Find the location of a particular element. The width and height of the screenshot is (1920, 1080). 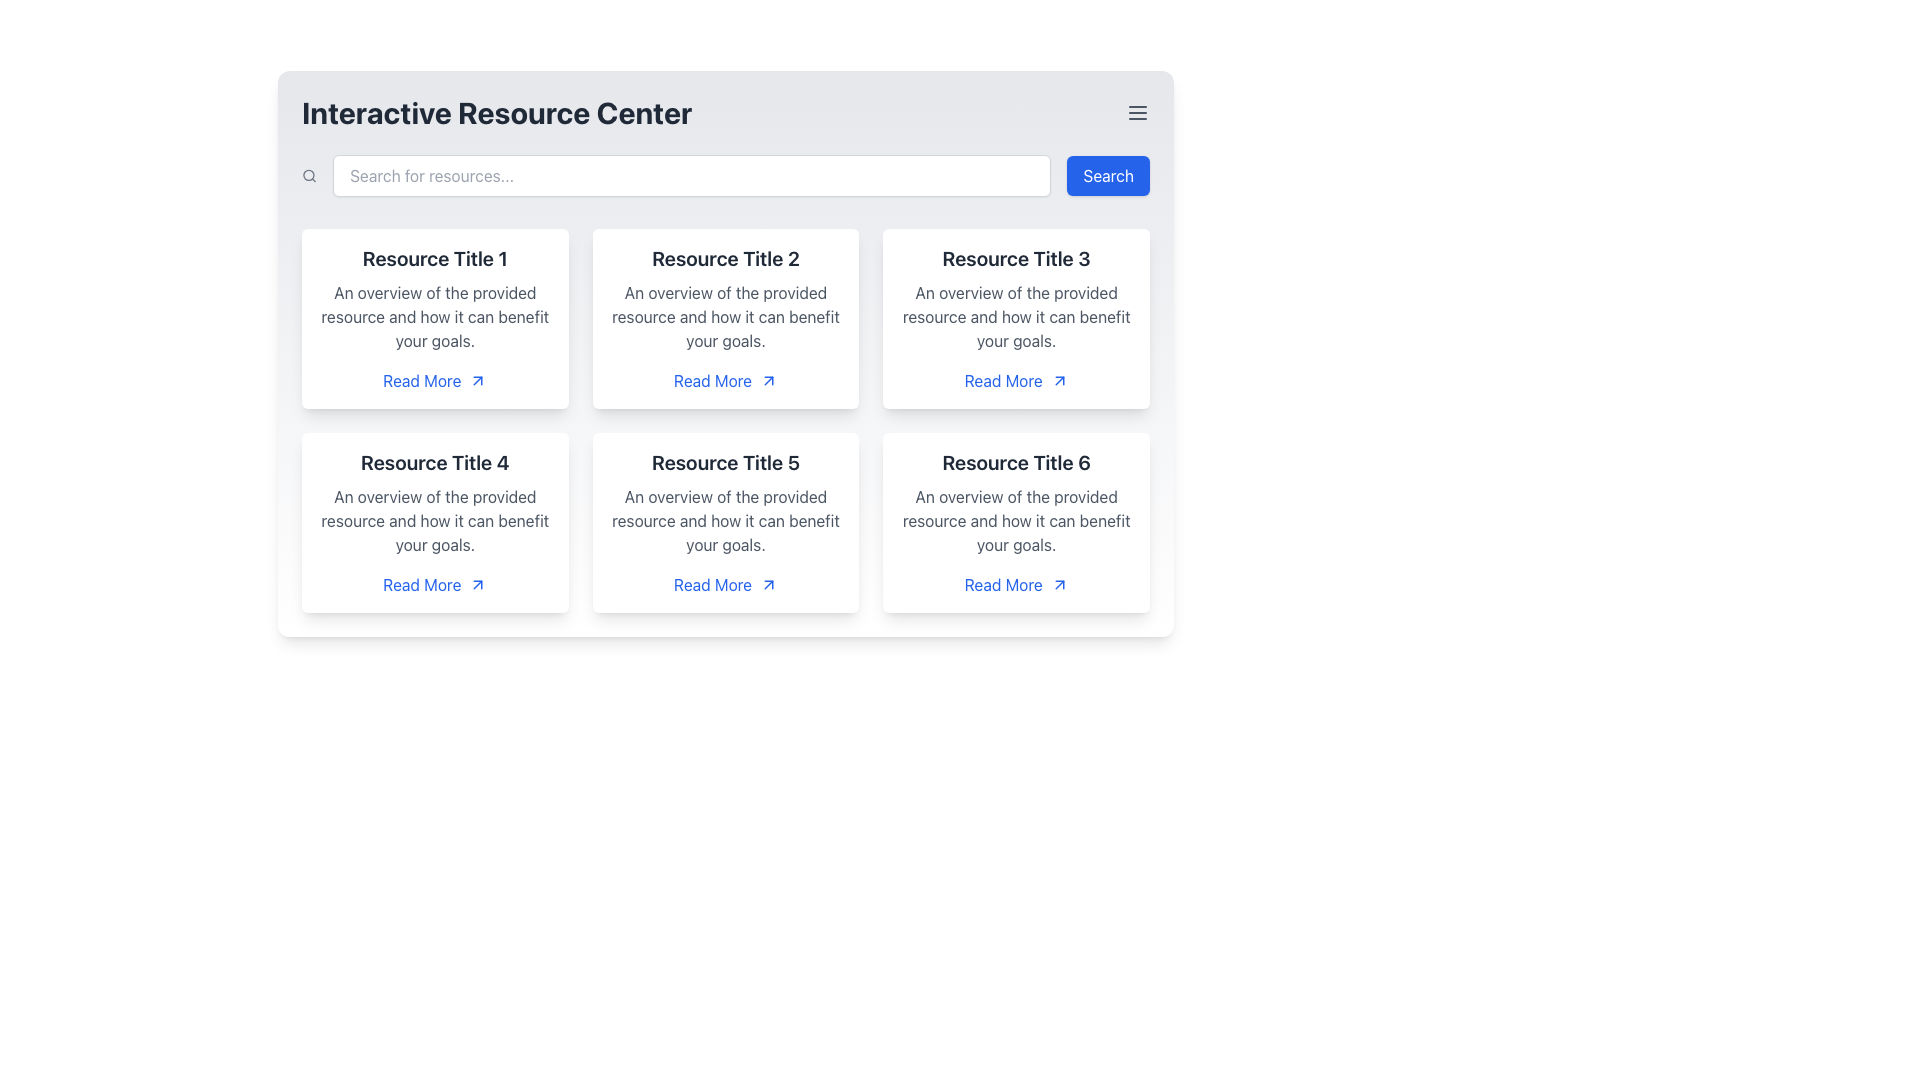

text content styled in gray font color, located below 'Resource Title 3' and above the 'Read More' link, positioned in the upper-right corner of the grid layout is located at coordinates (1016, 315).